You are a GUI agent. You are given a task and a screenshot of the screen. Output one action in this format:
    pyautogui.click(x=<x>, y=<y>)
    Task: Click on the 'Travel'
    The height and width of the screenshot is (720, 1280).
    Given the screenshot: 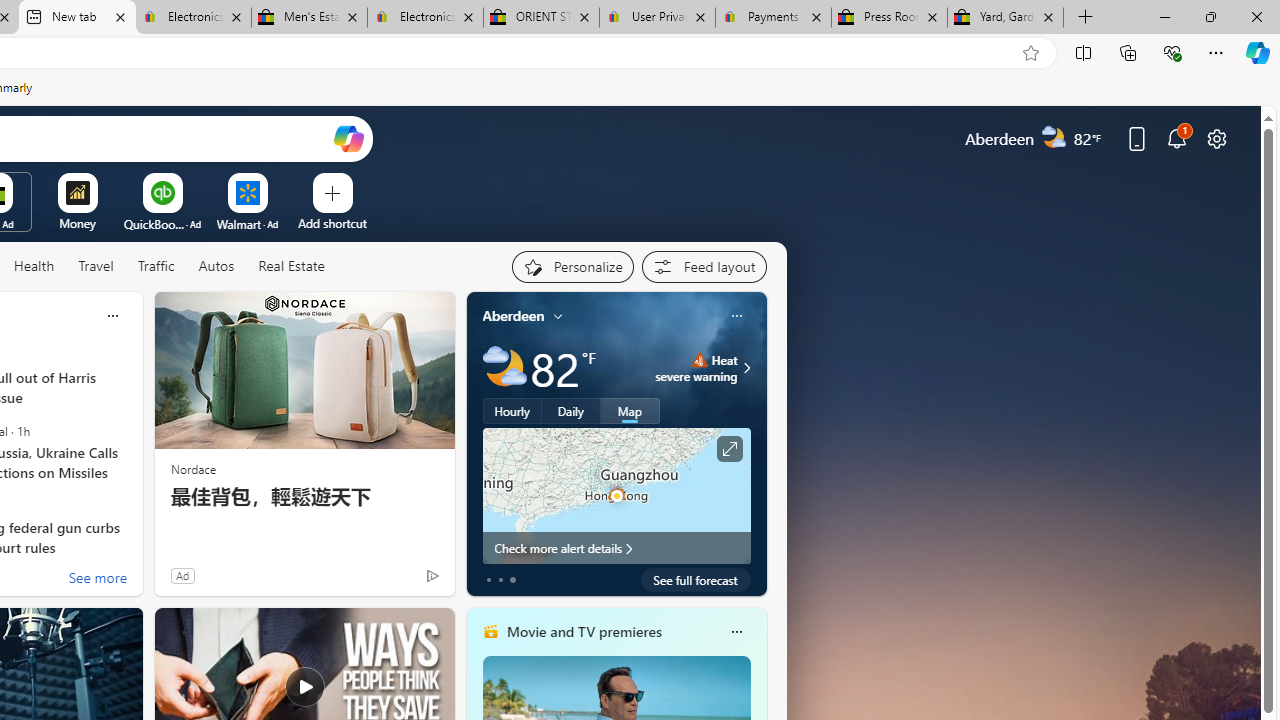 What is the action you would take?
    pyautogui.click(x=95, y=265)
    